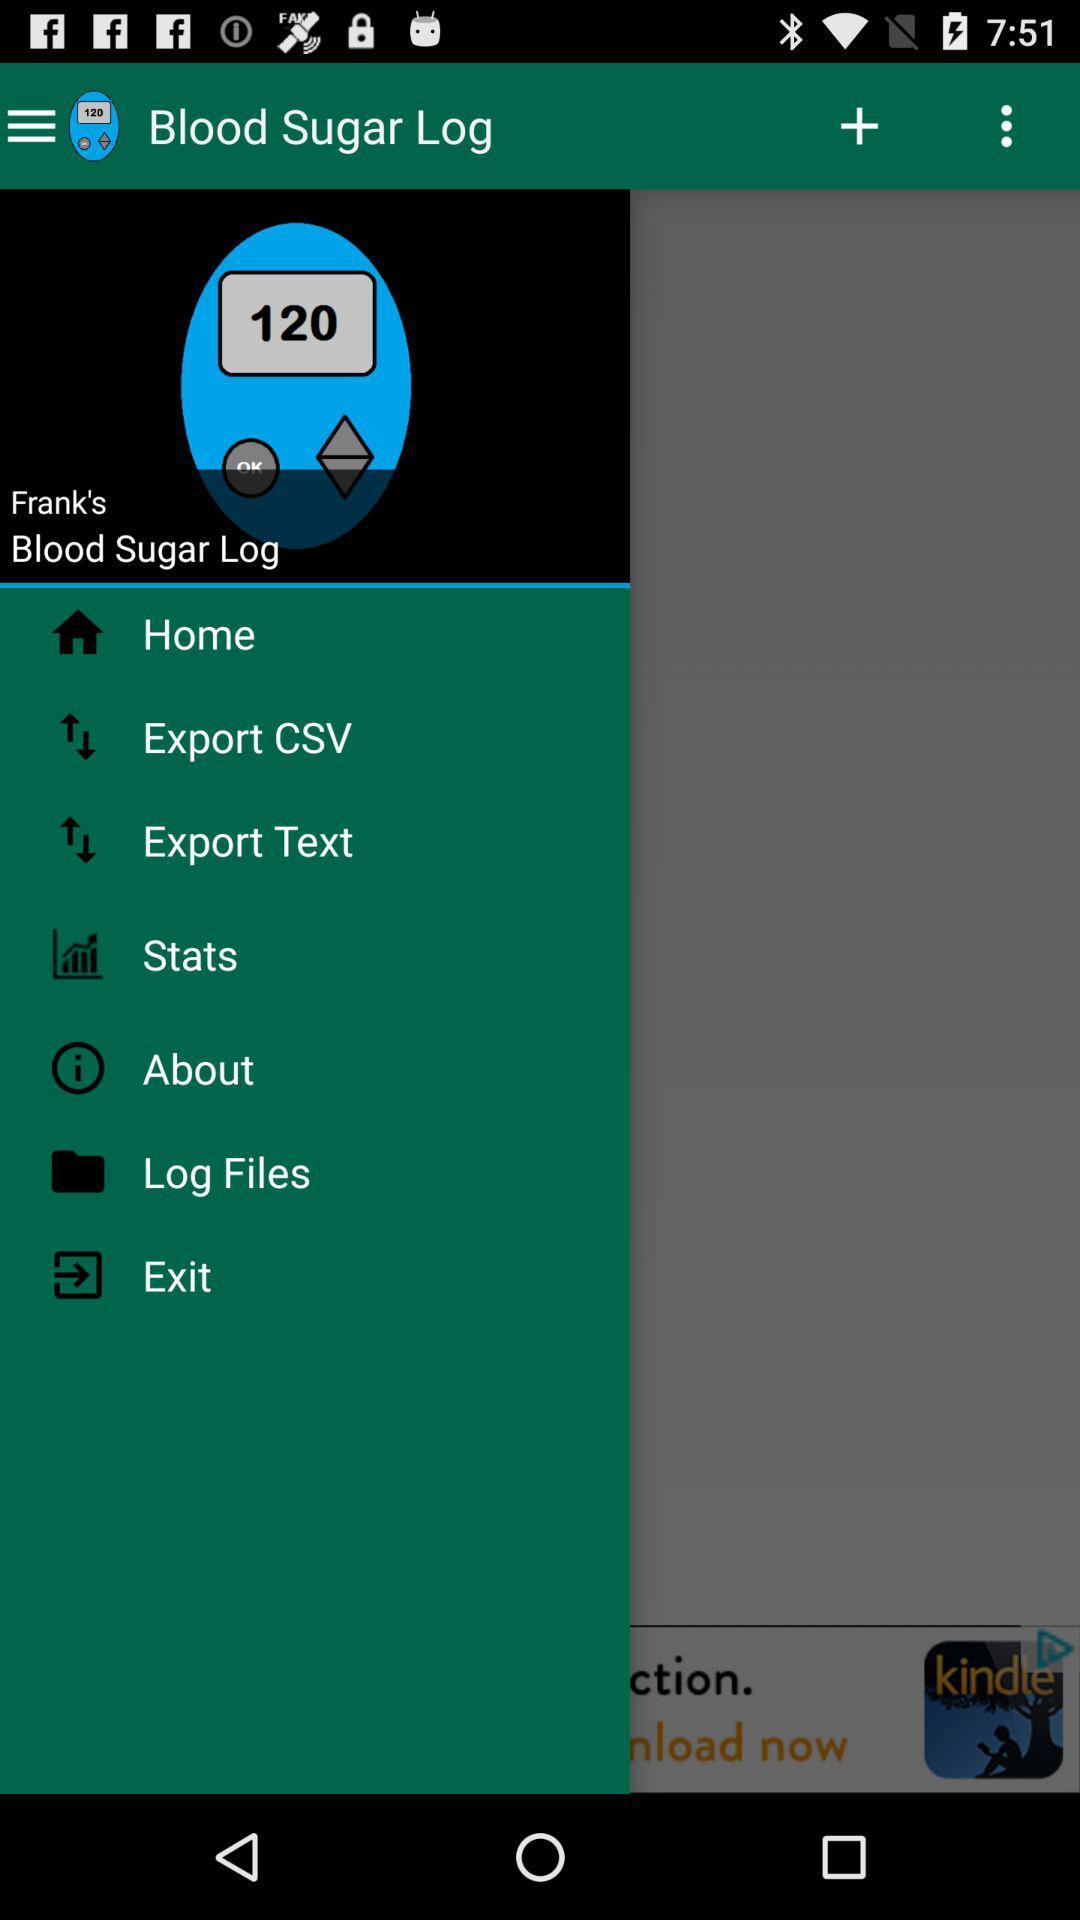 Image resolution: width=1080 pixels, height=1920 pixels. What do you see at coordinates (300, 840) in the screenshot?
I see `app below export csv` at bounding box center [300, 840].